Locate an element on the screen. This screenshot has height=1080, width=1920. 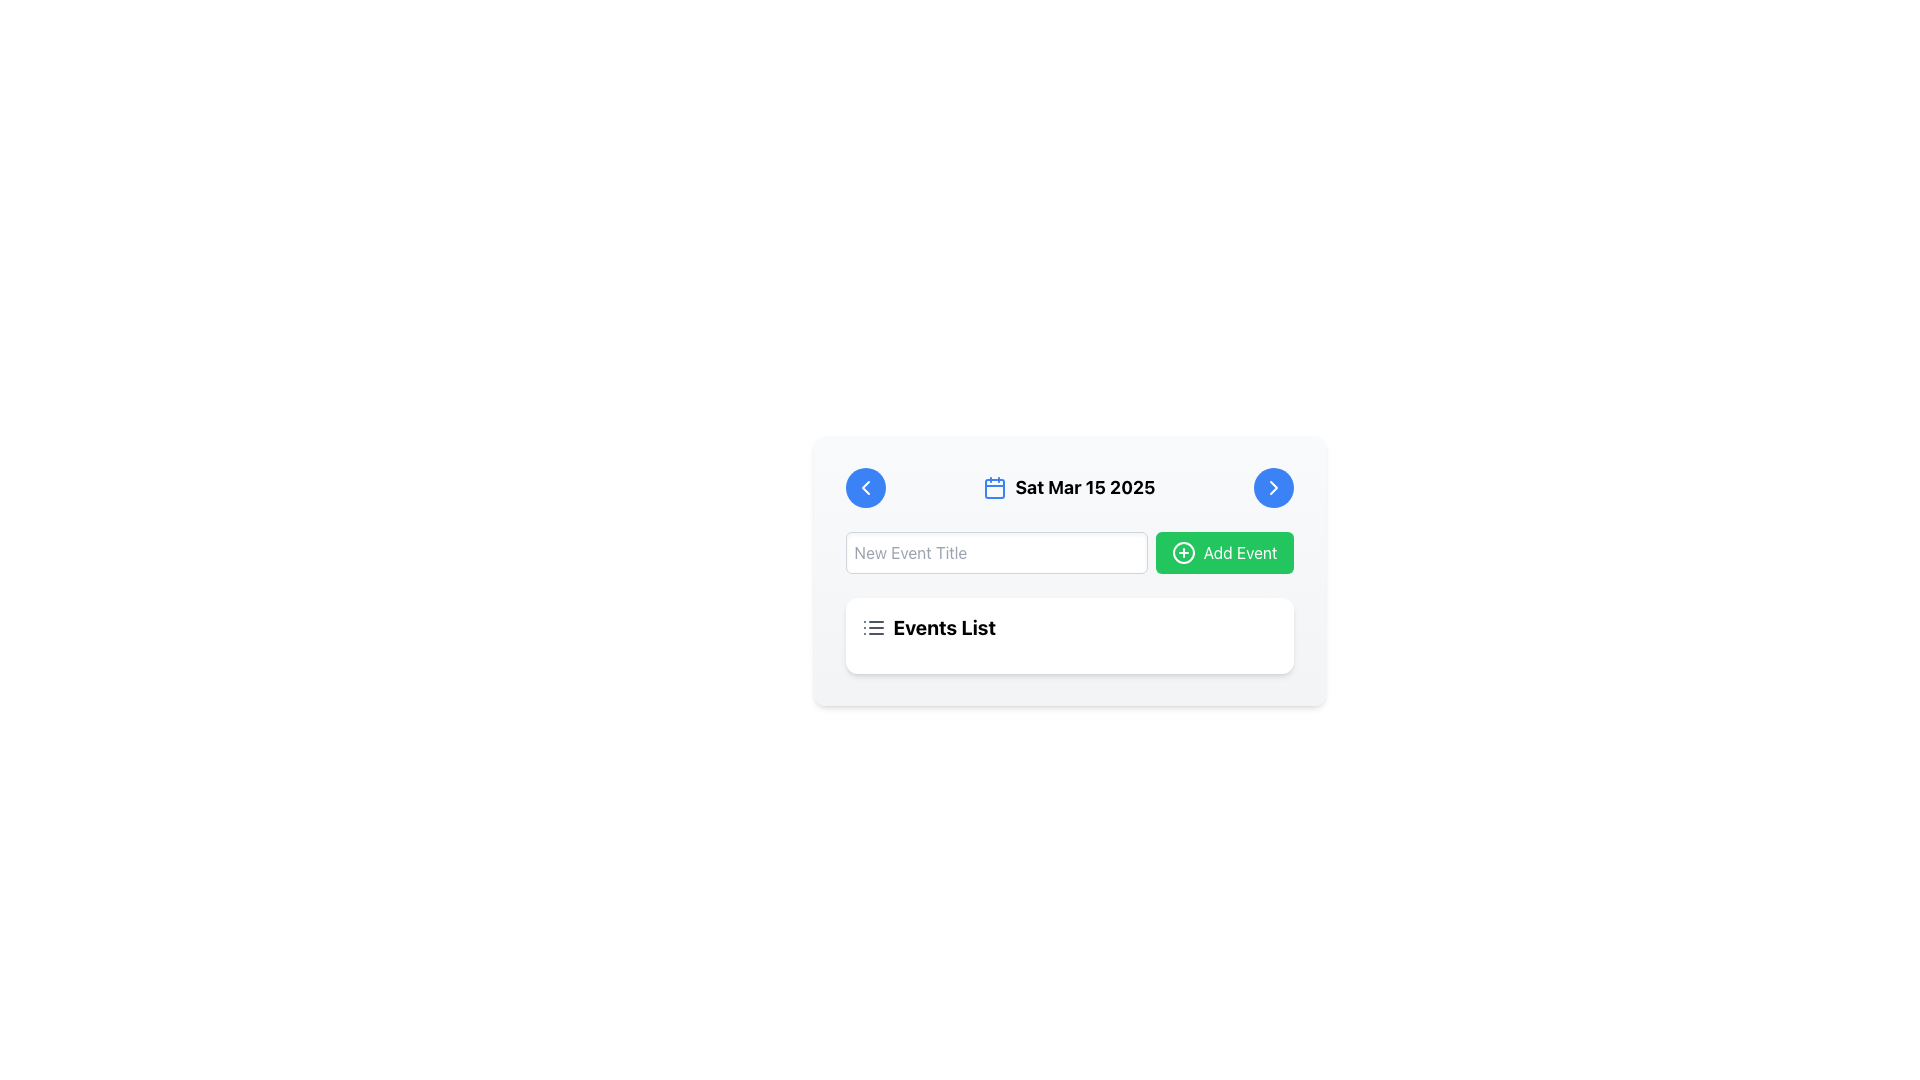
the right-facing chevron icon, which is styled with a thin outline and is located within a small blue circular button on the right side of the top header section of the interface is located at coordinates (1272, 488).